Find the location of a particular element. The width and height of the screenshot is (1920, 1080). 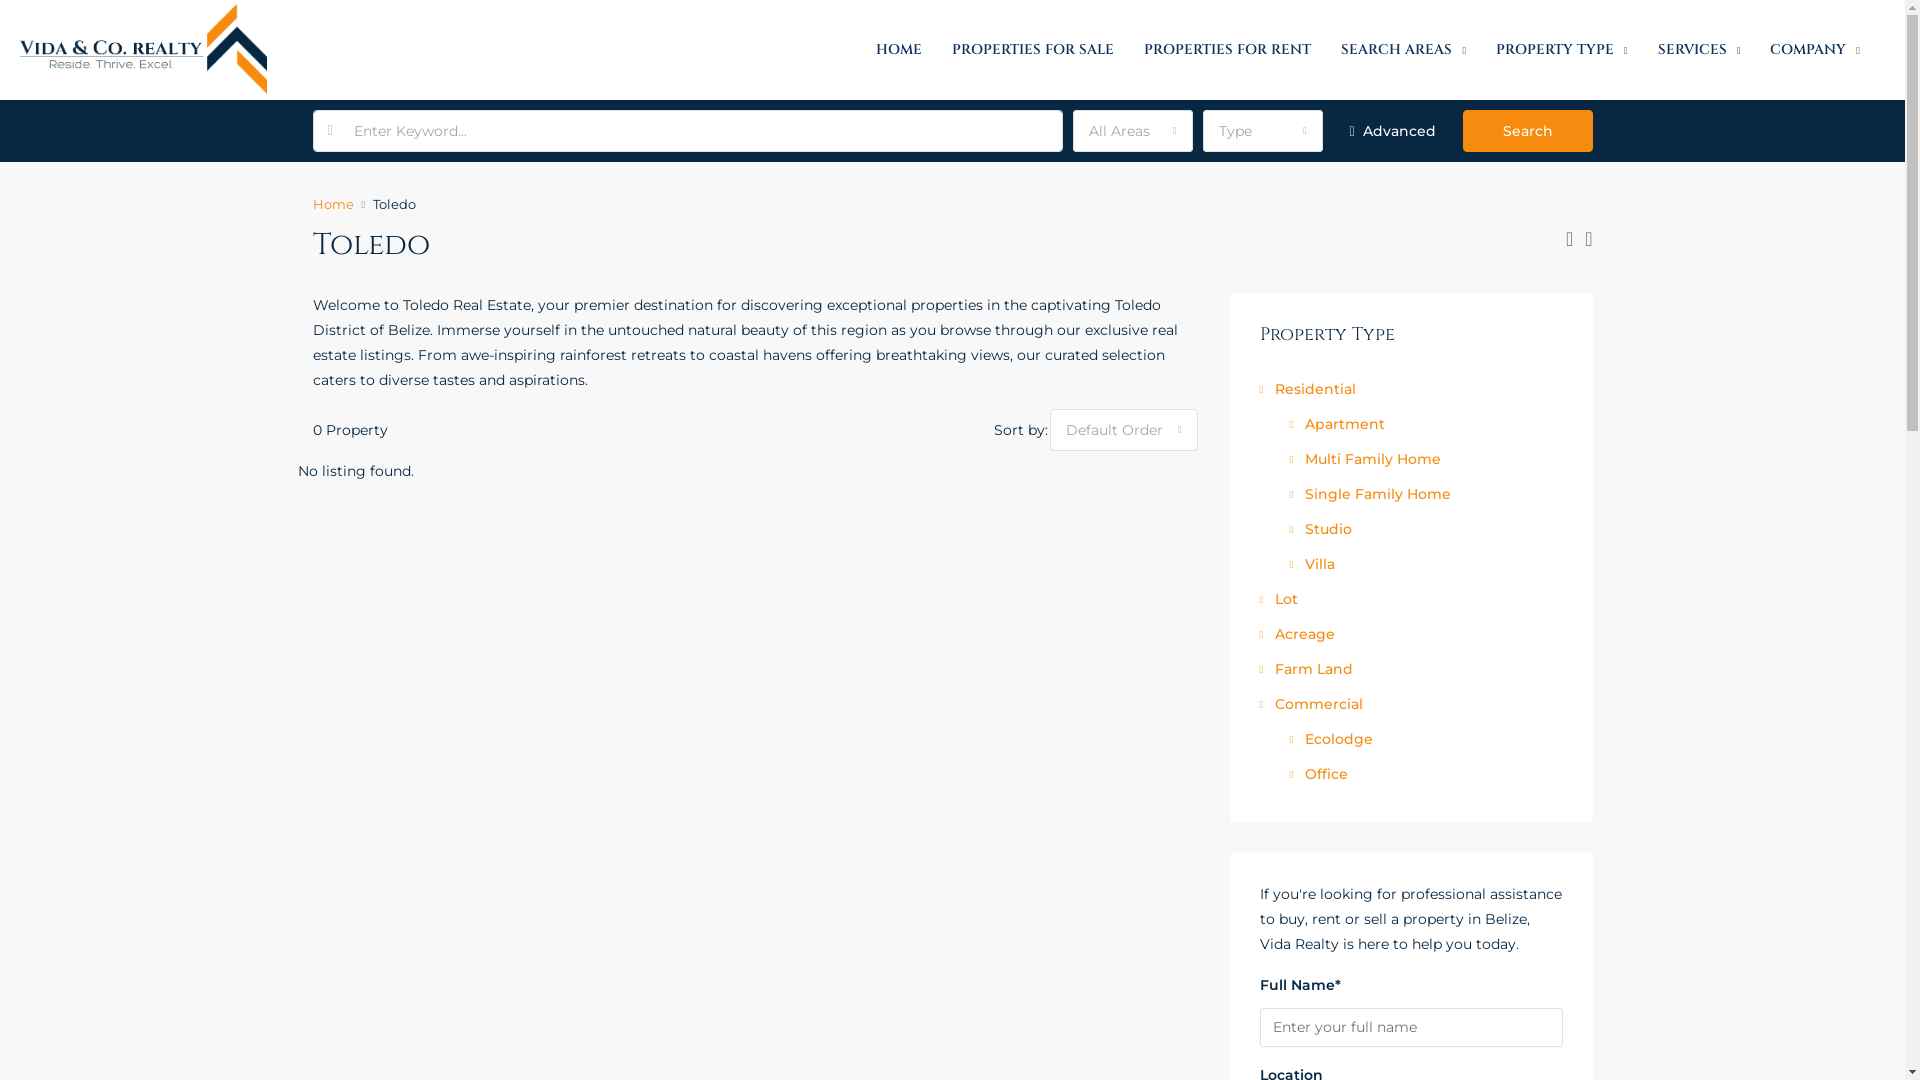

'Single Family Home' is located at coordinates (1369, 493).